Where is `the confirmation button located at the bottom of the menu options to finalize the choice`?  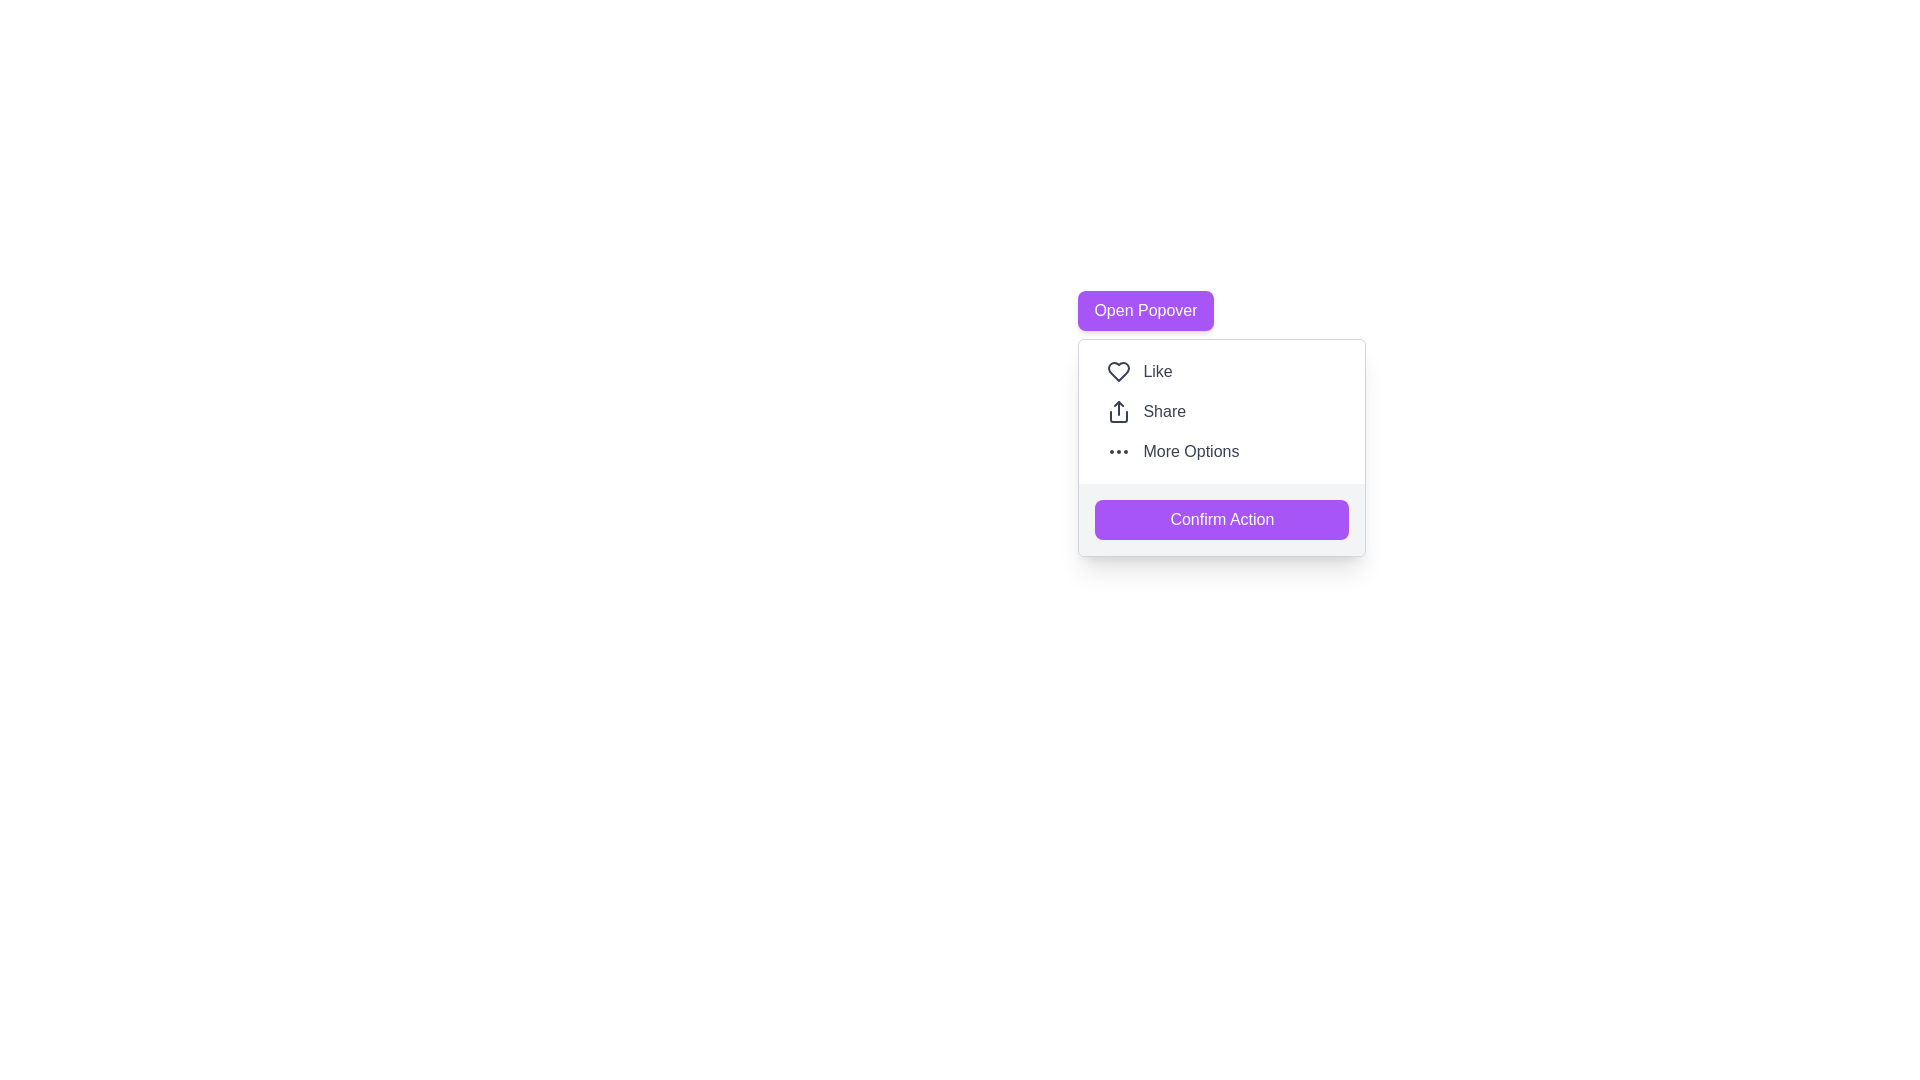
the confirmation button located at the bottom of the menu options to finalize the choice is located at coordinates (1221, 519).